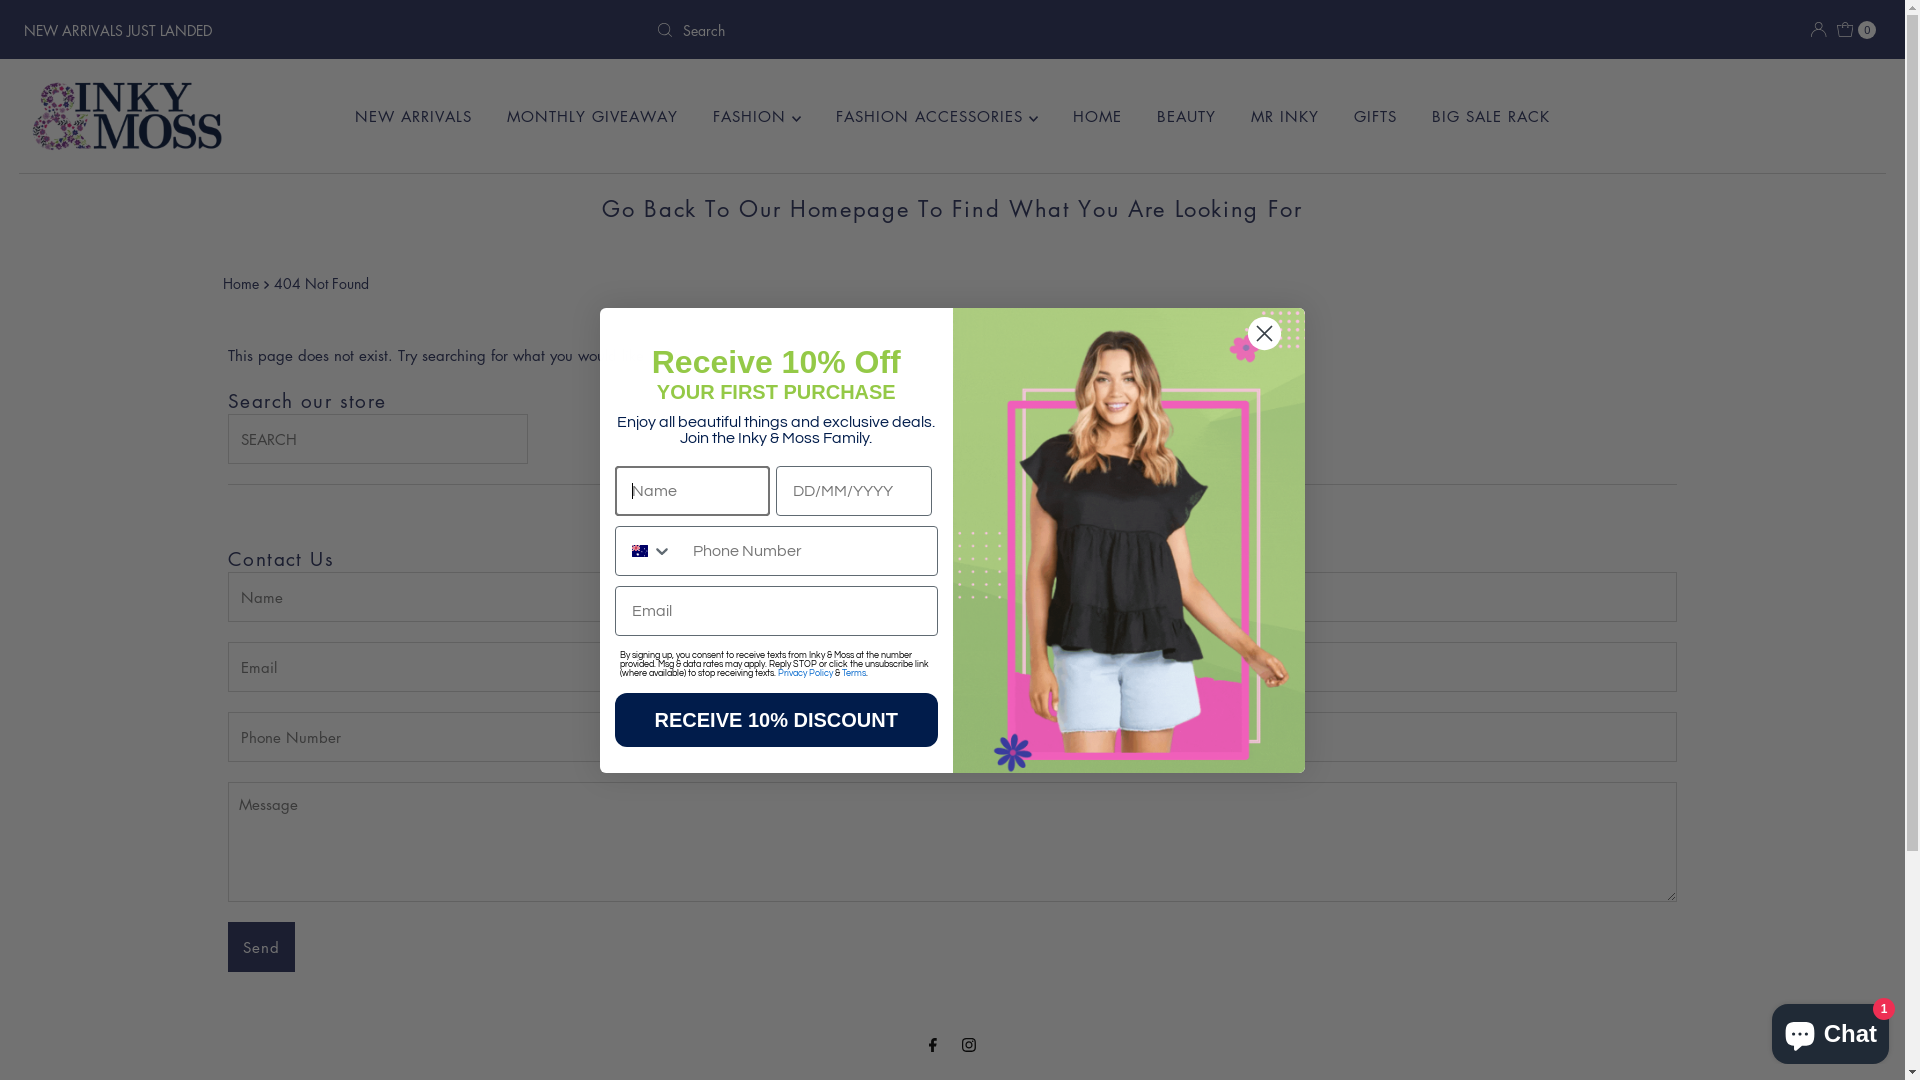 The width and height of the screenshot is (1920, 1080). I want to click on 'BEAUTY', so click(1142, 115).